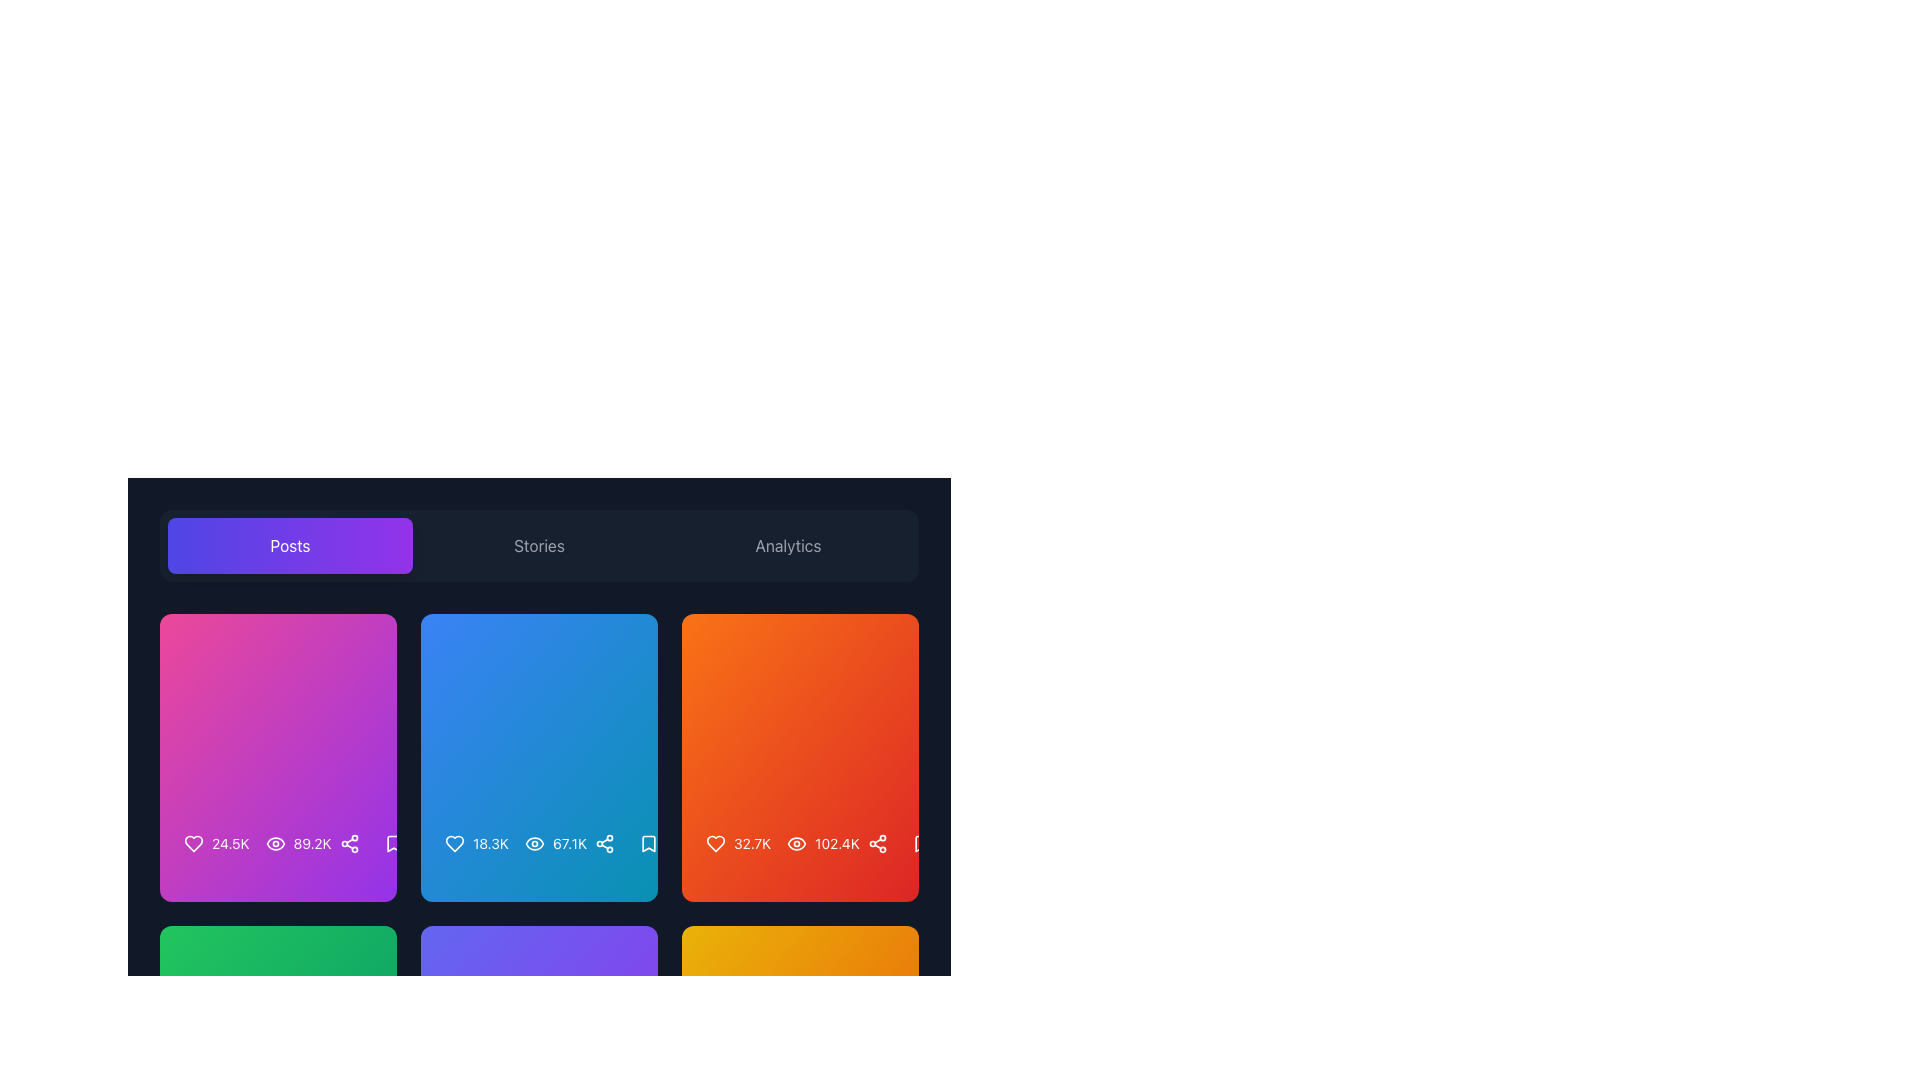 The image size is (1920, 1080). What do you see at coordinates (454, 844) in the screenshot?
I see `the heart-shaped icon filled with a solid color, which symbolizes liking or favoriting content, located in the center column of the second row above the likes count (18.3K)` at bounding box center [454, 844].